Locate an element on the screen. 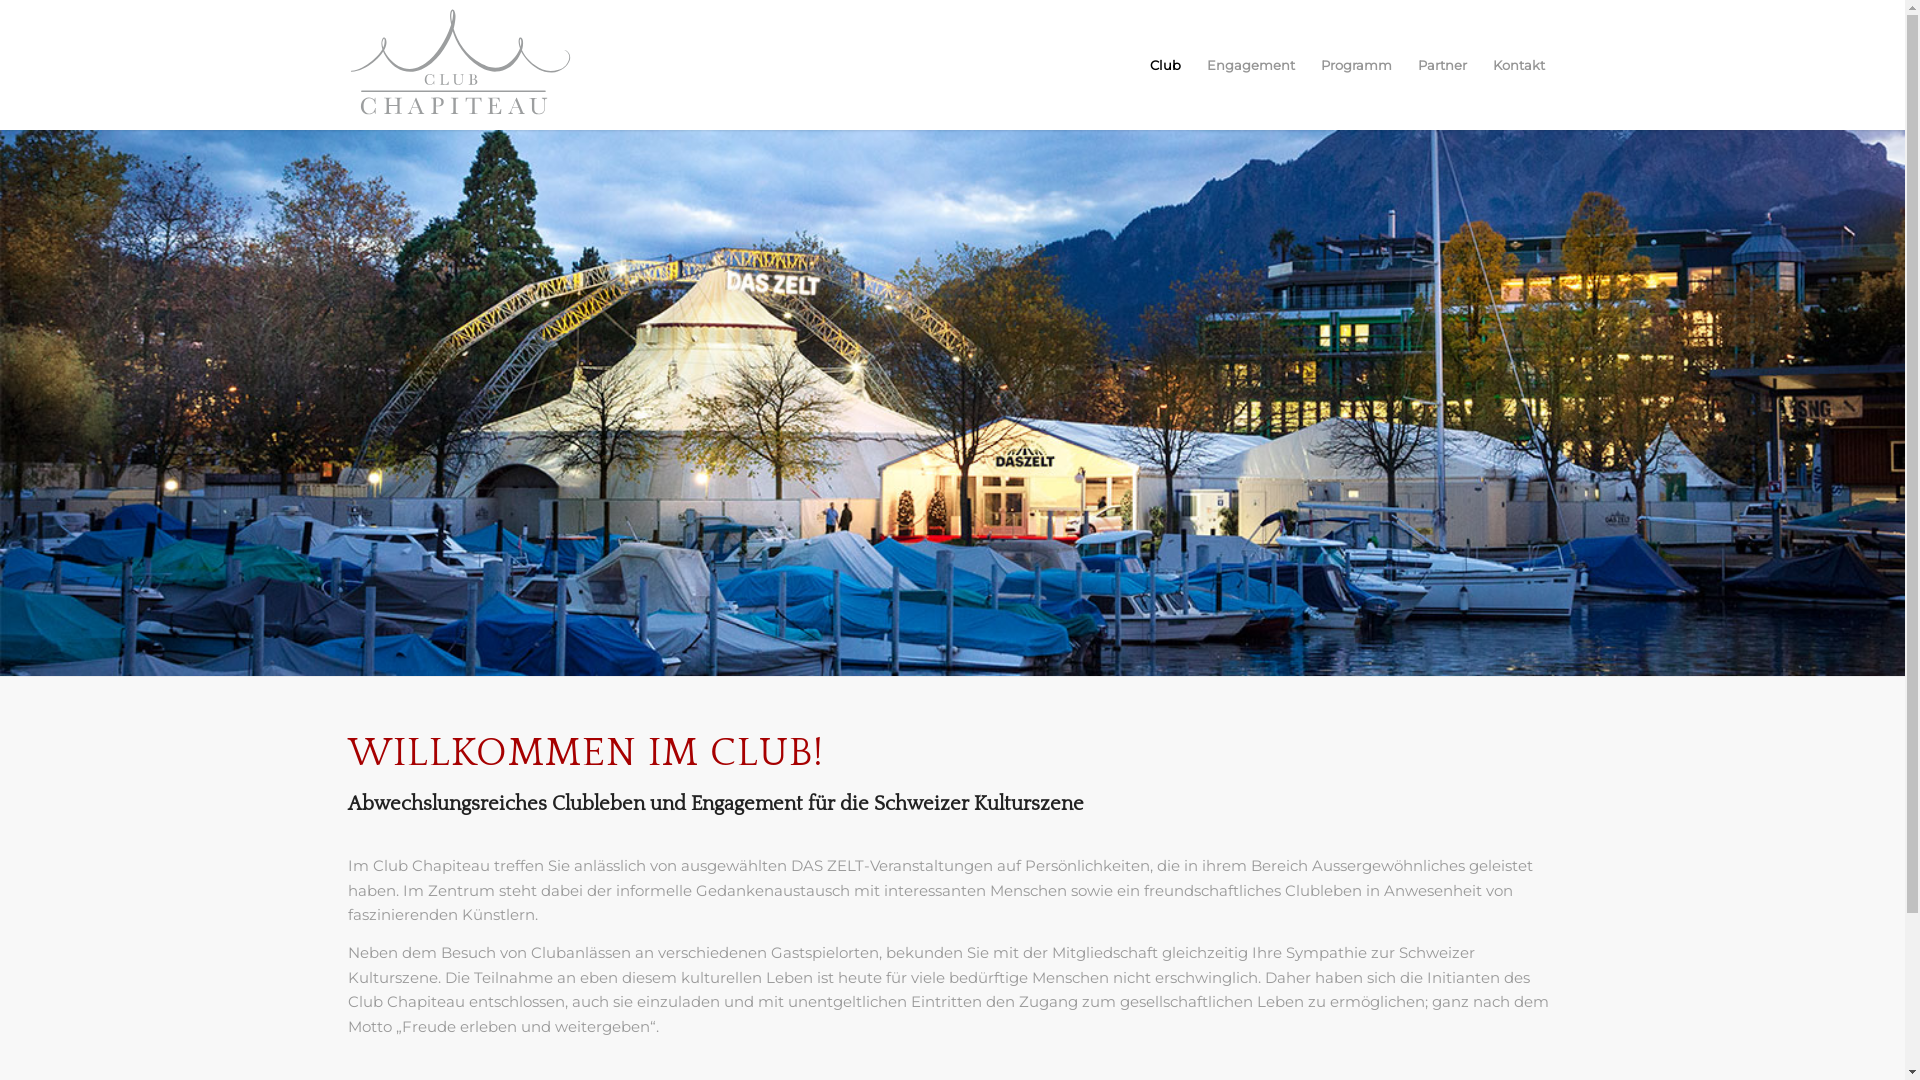 This screenshot has width=1920, height=1080. 'Kontakt' is located at coordinates (1479, 64).